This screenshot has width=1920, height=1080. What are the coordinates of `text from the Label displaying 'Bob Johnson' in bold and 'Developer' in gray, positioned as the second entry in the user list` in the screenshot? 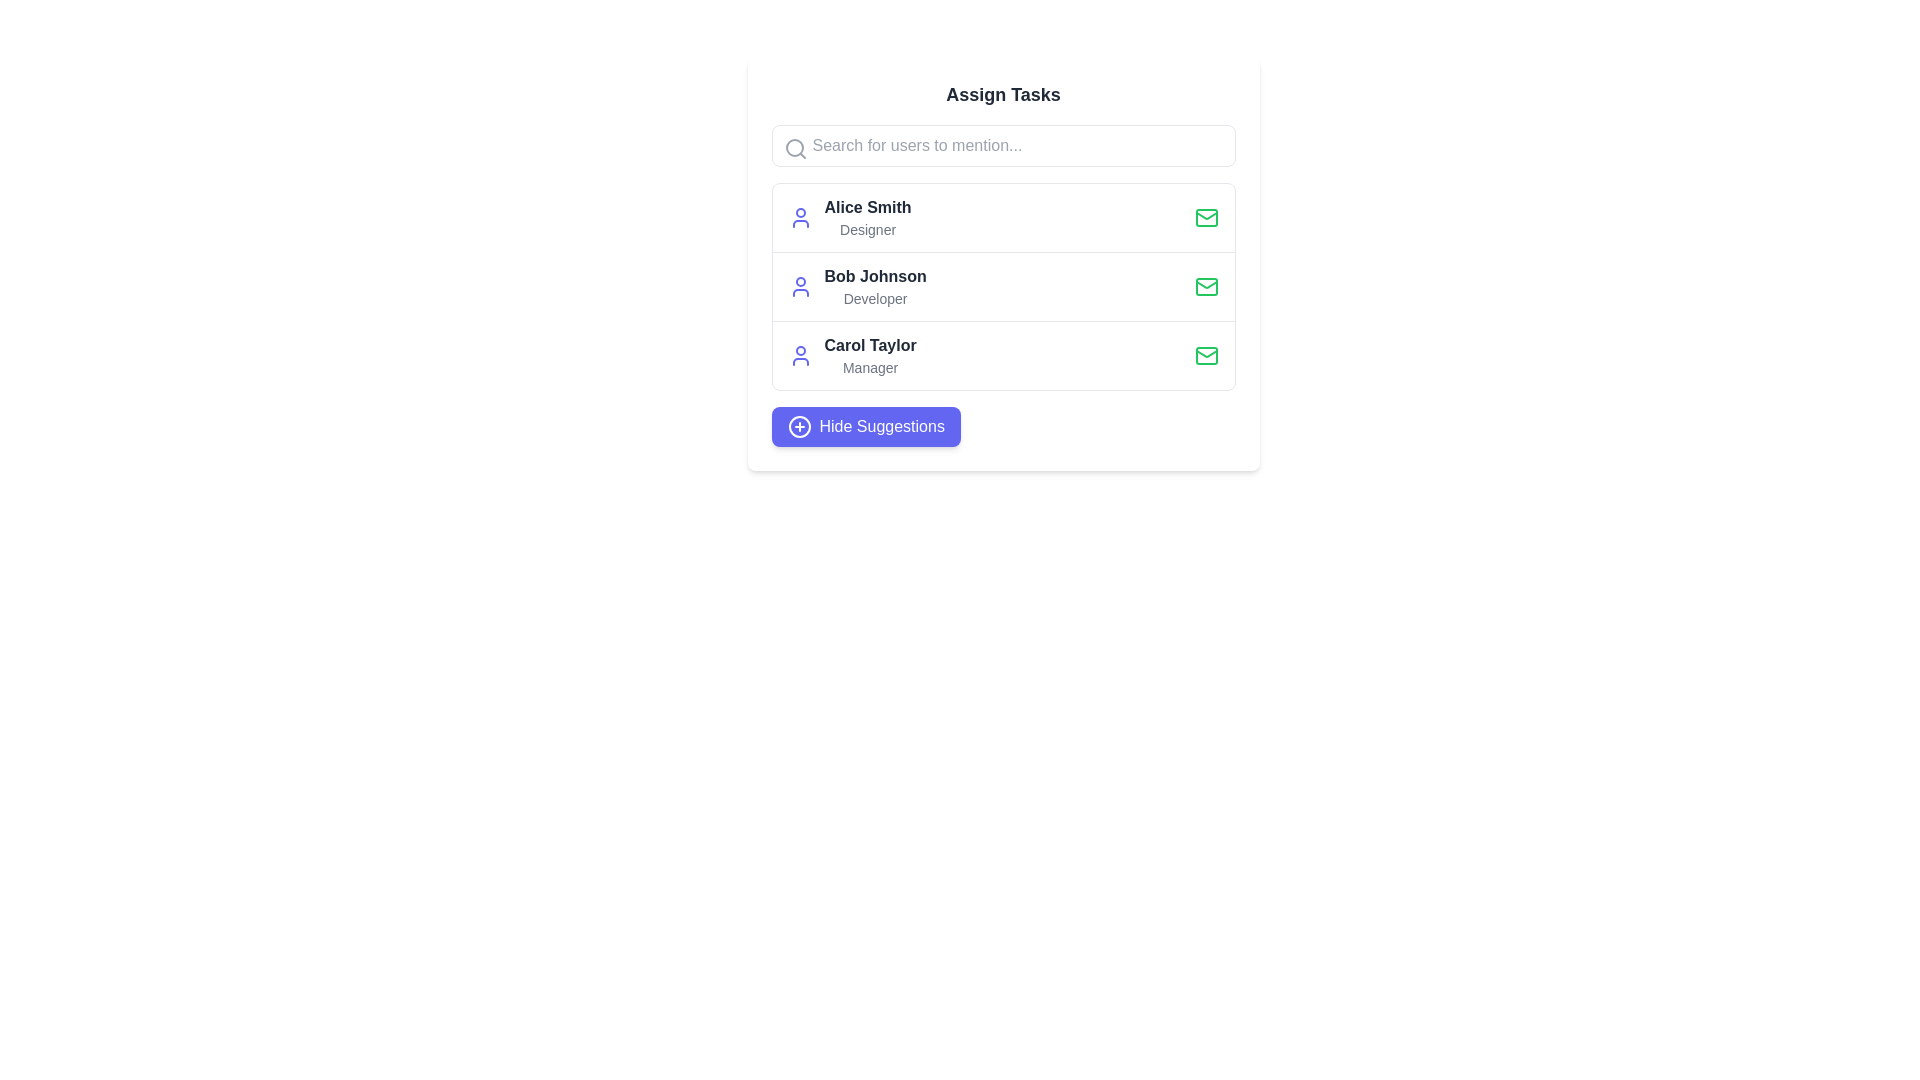 It's located at (875, 286).